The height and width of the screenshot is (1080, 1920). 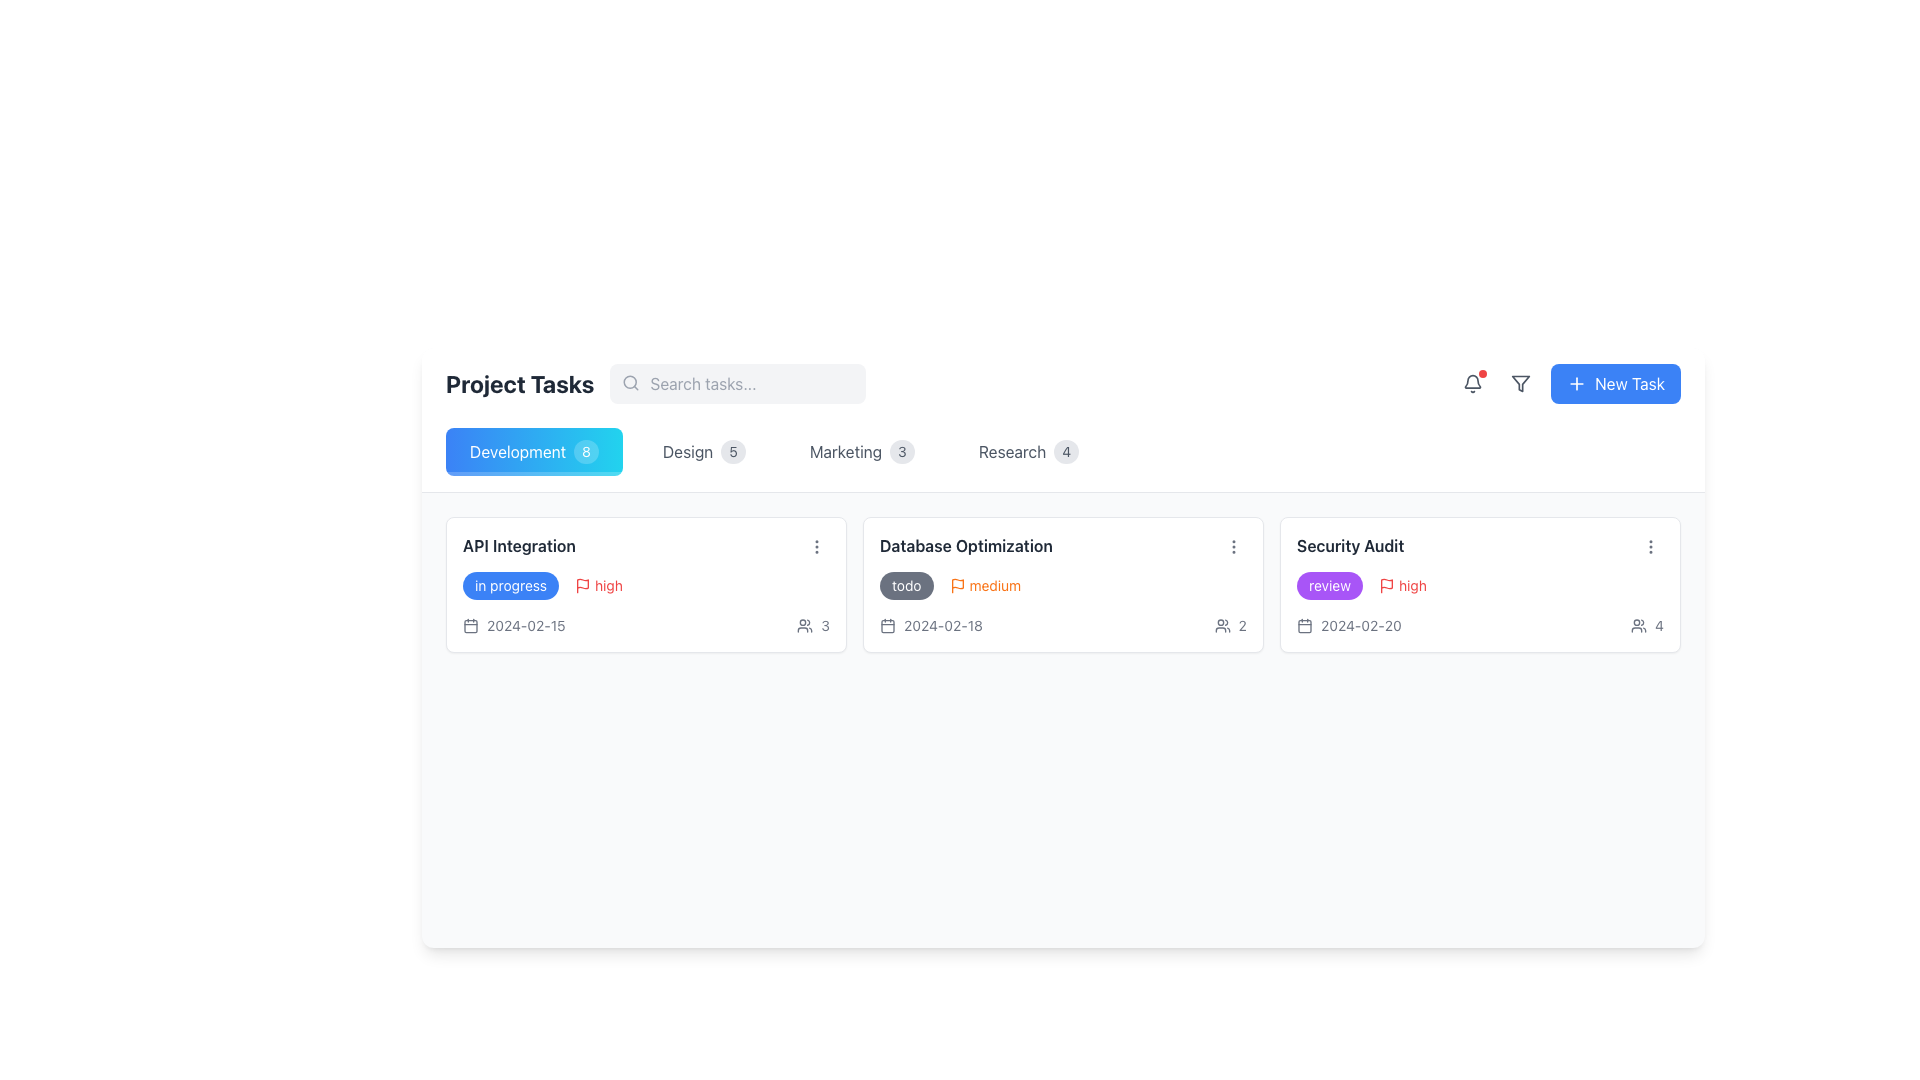 What do you see at coordinates (534, 451) in the screenshot?
I see `category name 'Development' and the associated number '8' from the button-like label with a decorative badge located beneath the 'Project Tasks' header` at bounding box center [534, 451].